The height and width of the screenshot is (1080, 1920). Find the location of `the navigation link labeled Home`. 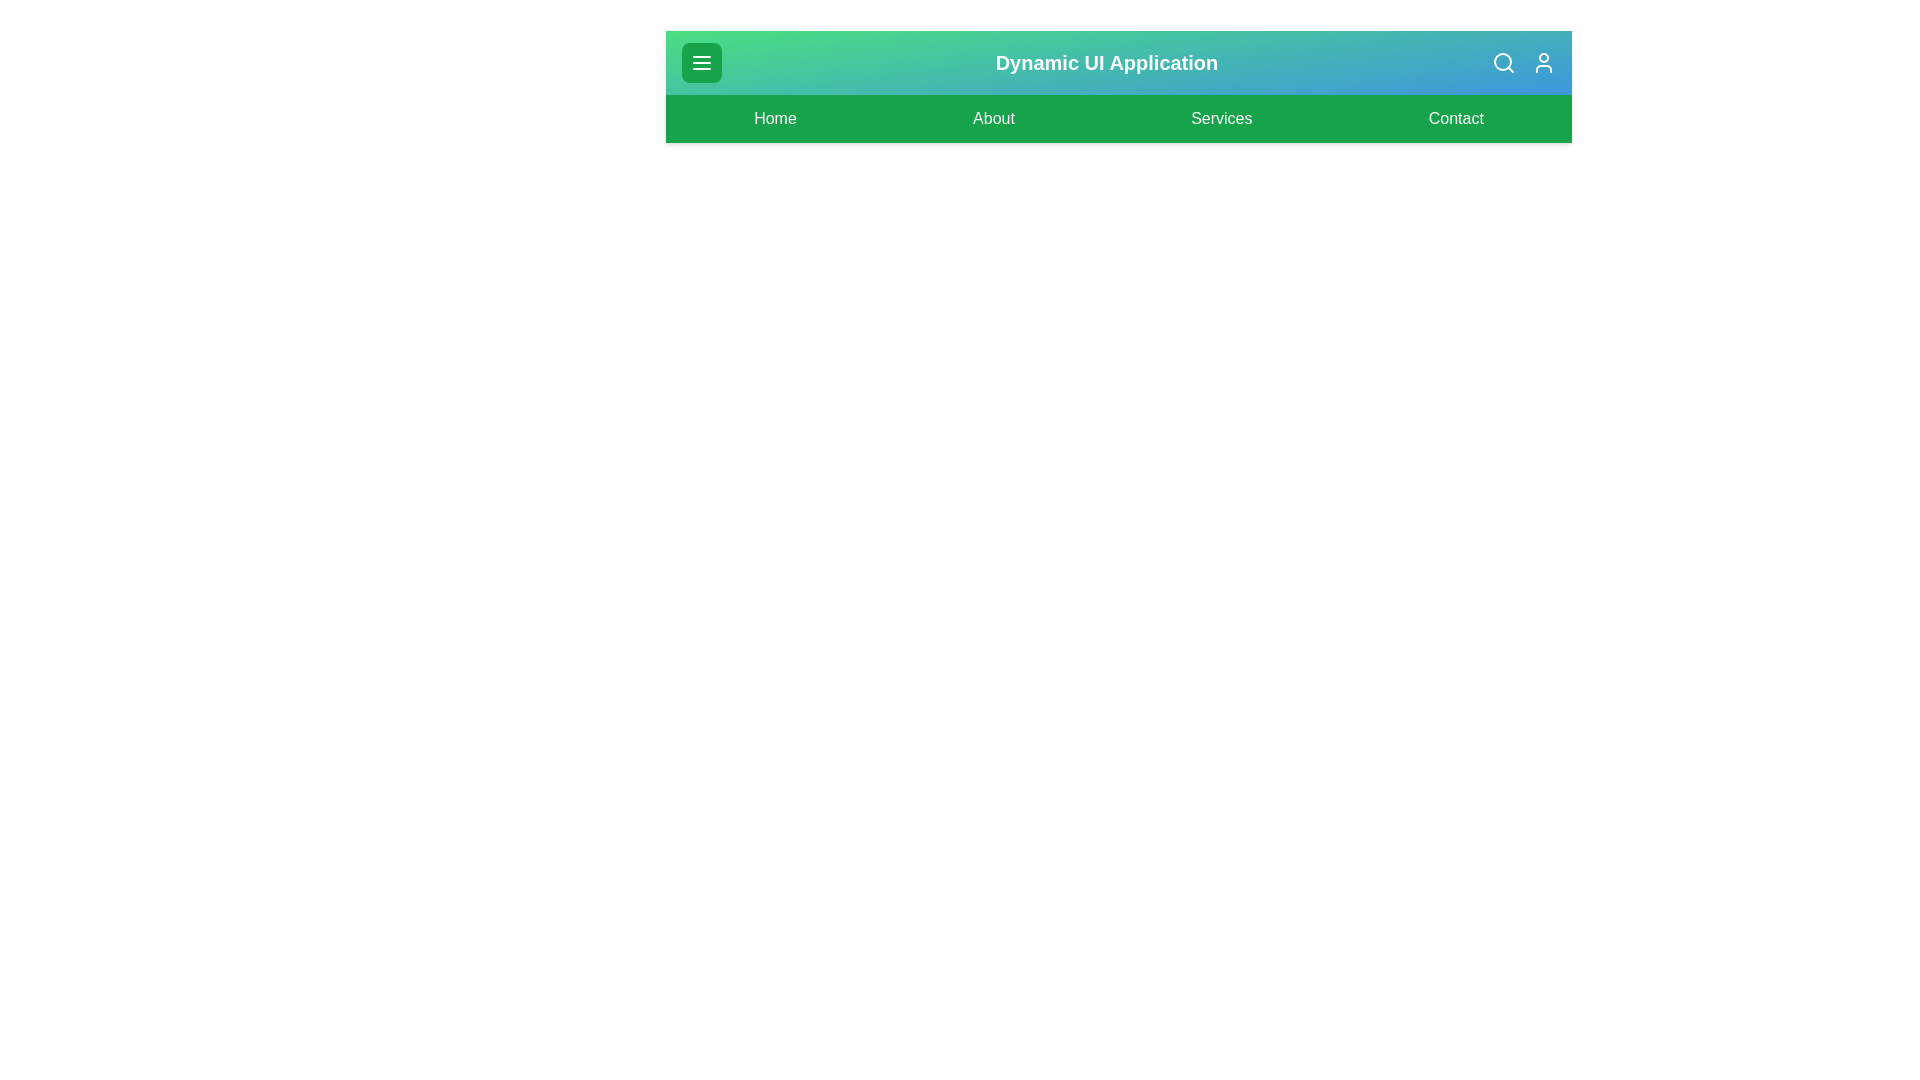

the navigation link labeled Home is located at coordinates (773, 119).